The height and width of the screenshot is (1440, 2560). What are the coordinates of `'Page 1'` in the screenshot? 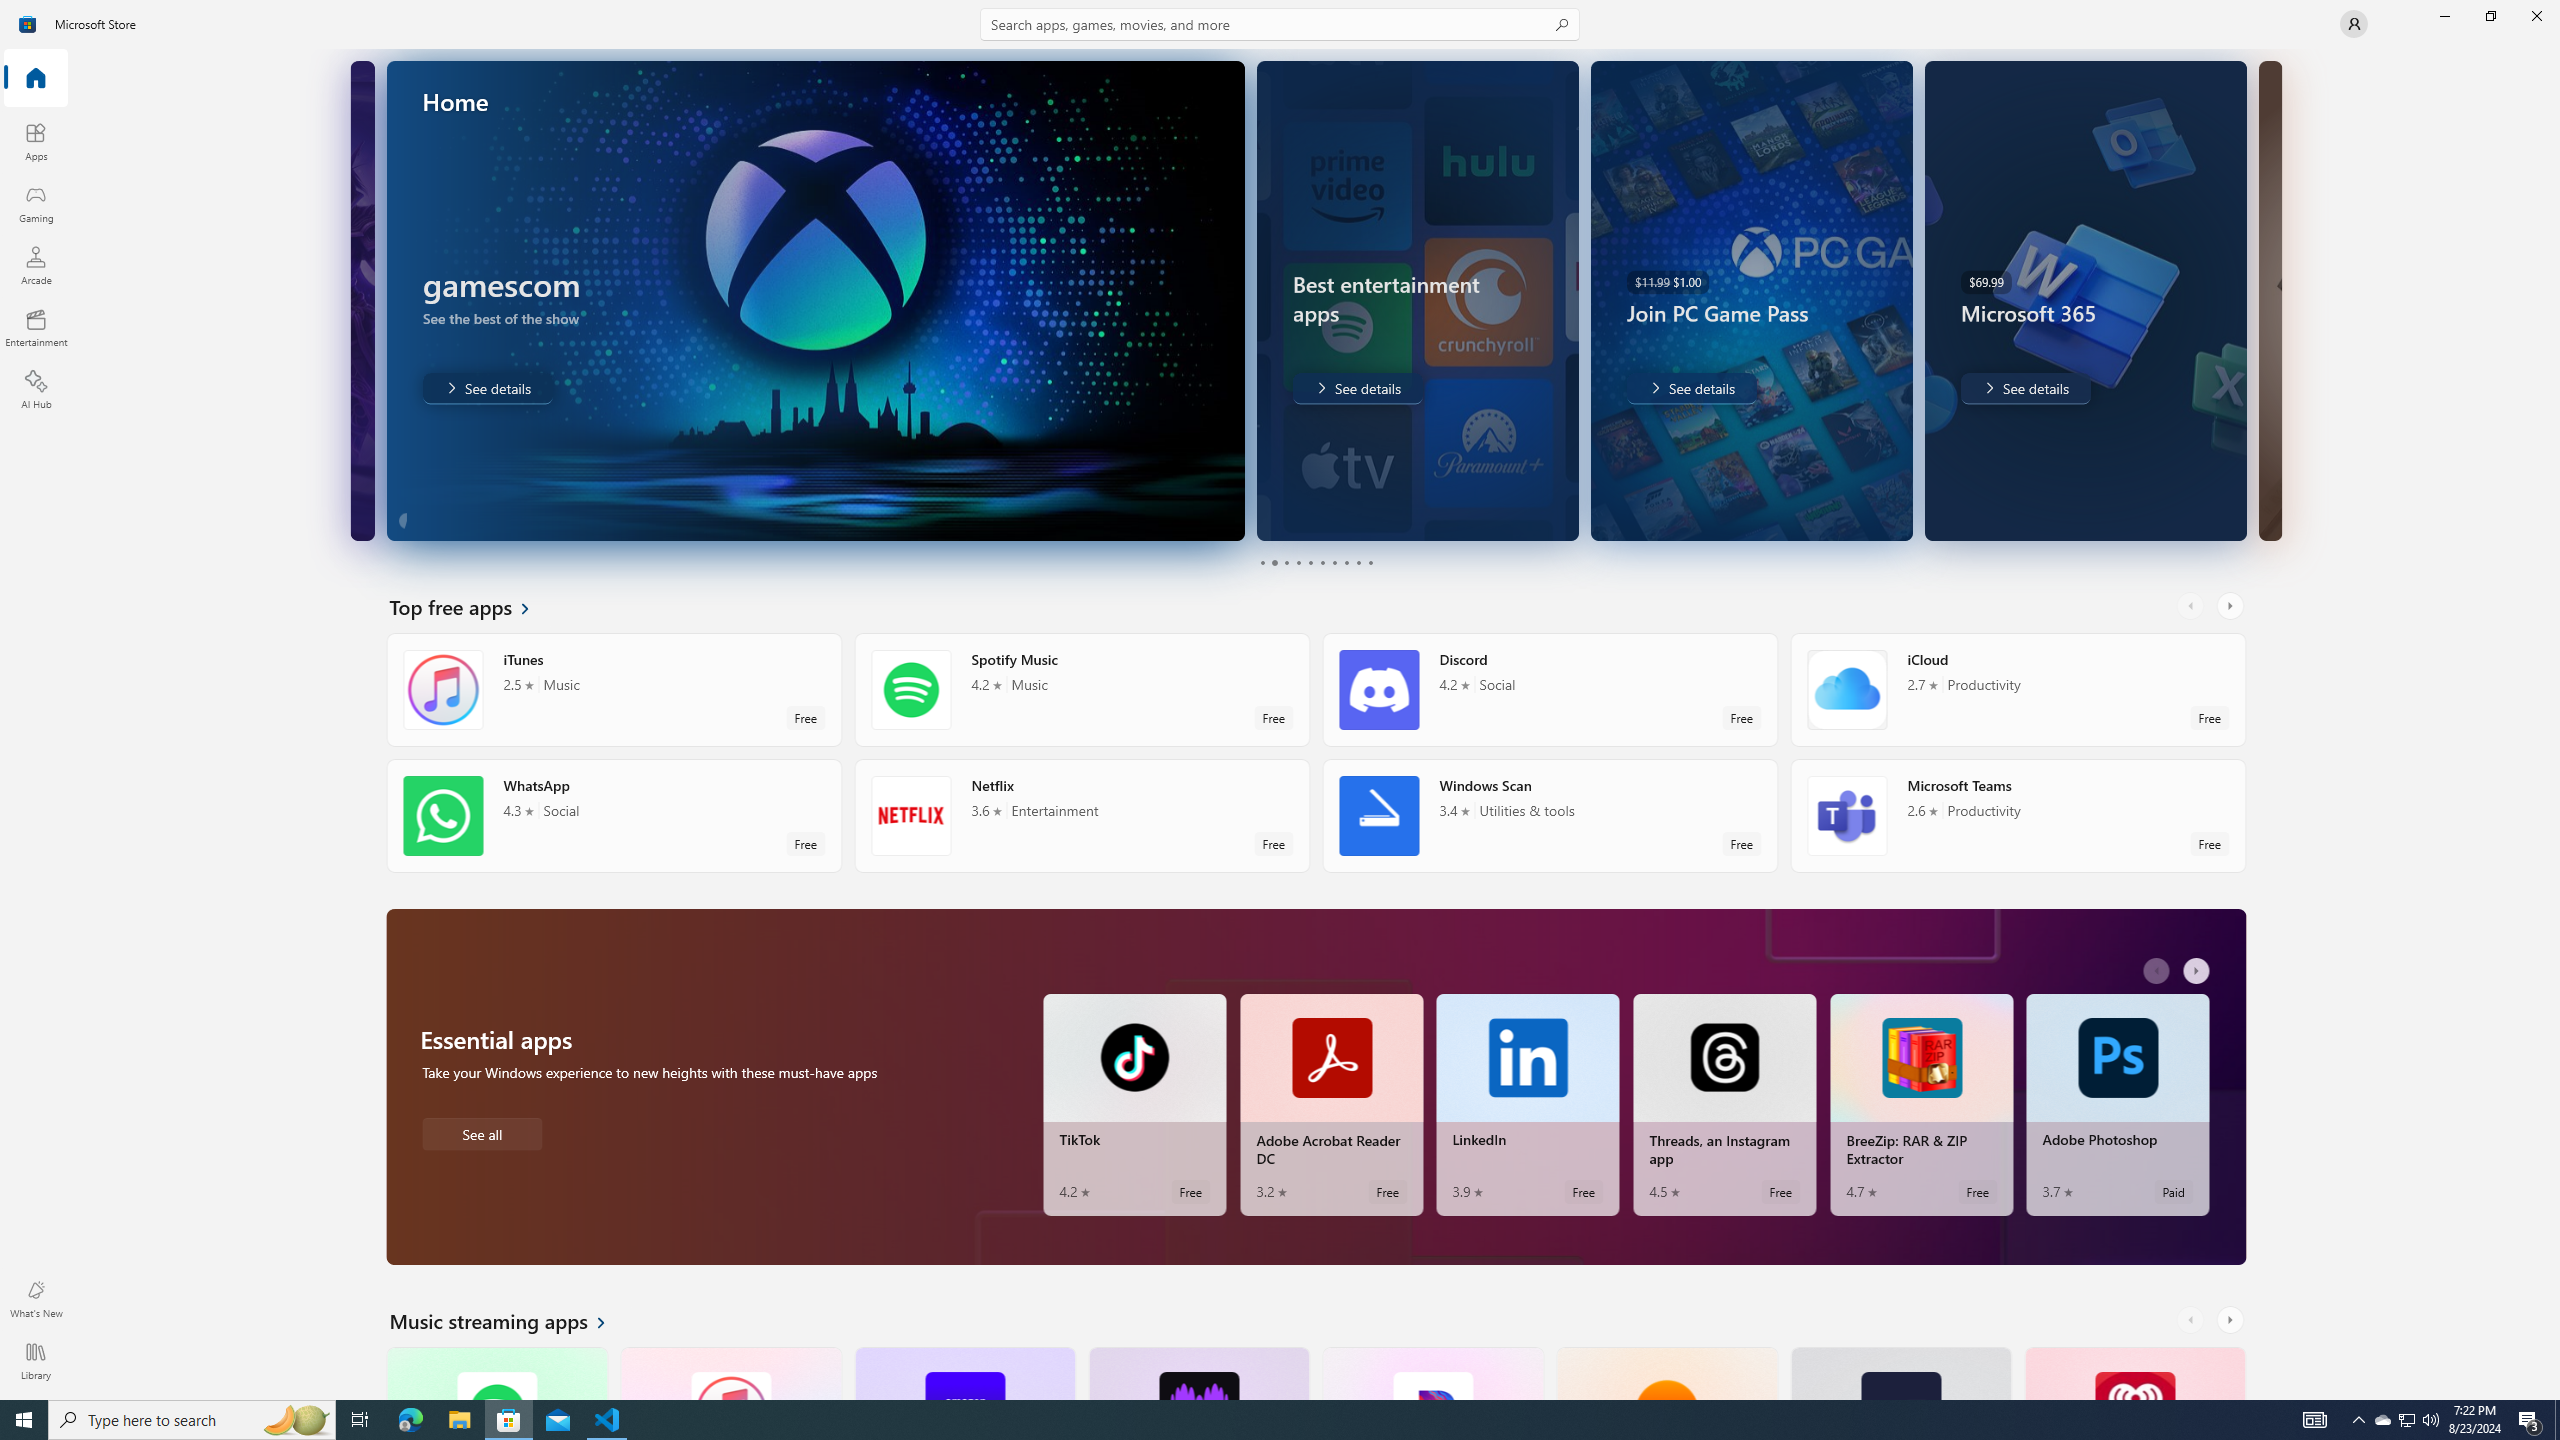 It's located at (1261, 562).